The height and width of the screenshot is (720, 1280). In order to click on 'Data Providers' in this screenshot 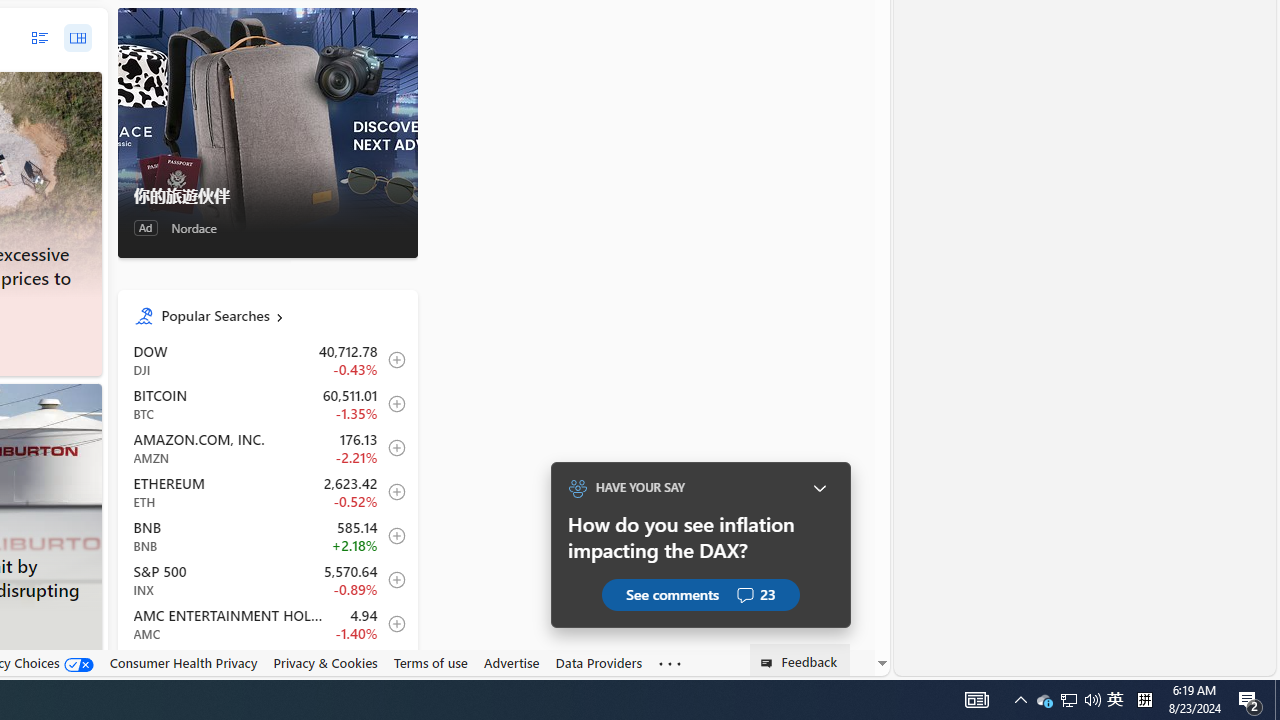, I will do `click(598, 662)`.